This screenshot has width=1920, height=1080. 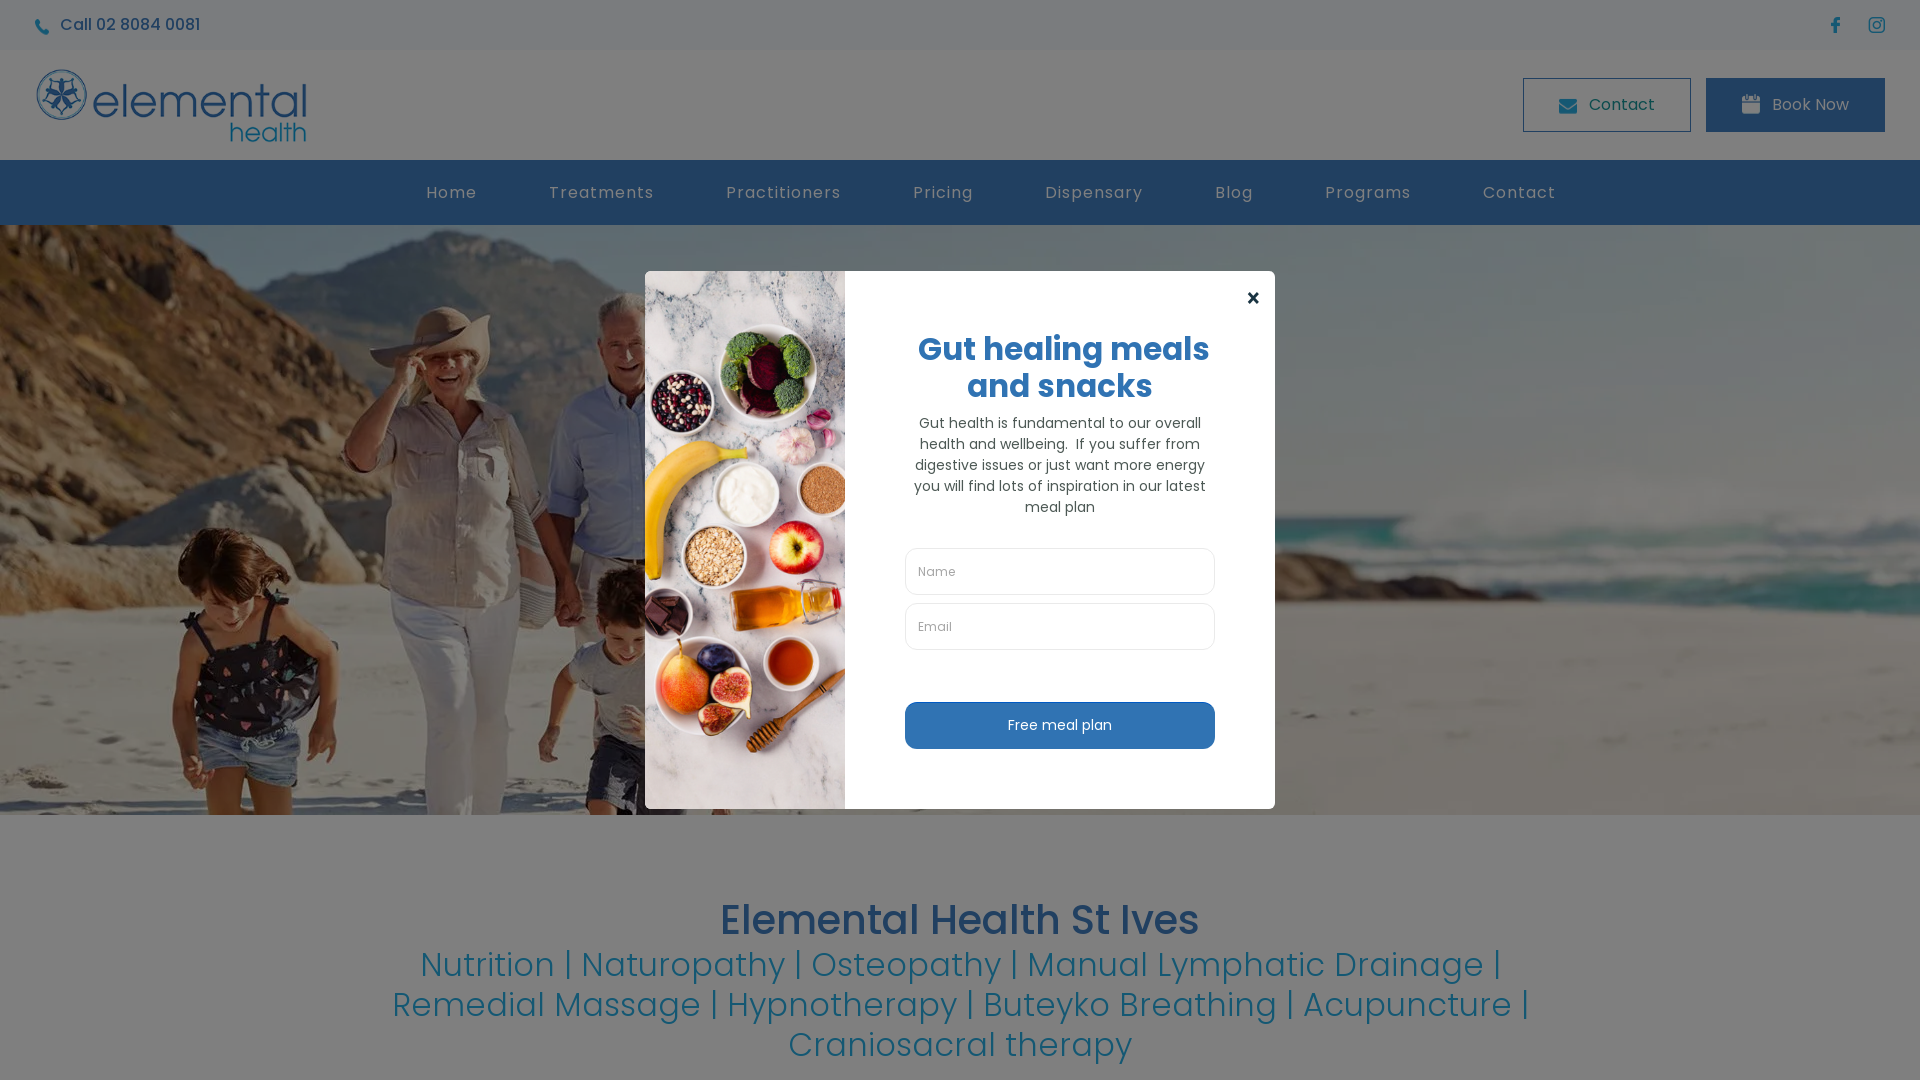 What do you see at coordinates (450, 192) in the screenshot?
I see `'Home'` at bounding box center [450, 192].